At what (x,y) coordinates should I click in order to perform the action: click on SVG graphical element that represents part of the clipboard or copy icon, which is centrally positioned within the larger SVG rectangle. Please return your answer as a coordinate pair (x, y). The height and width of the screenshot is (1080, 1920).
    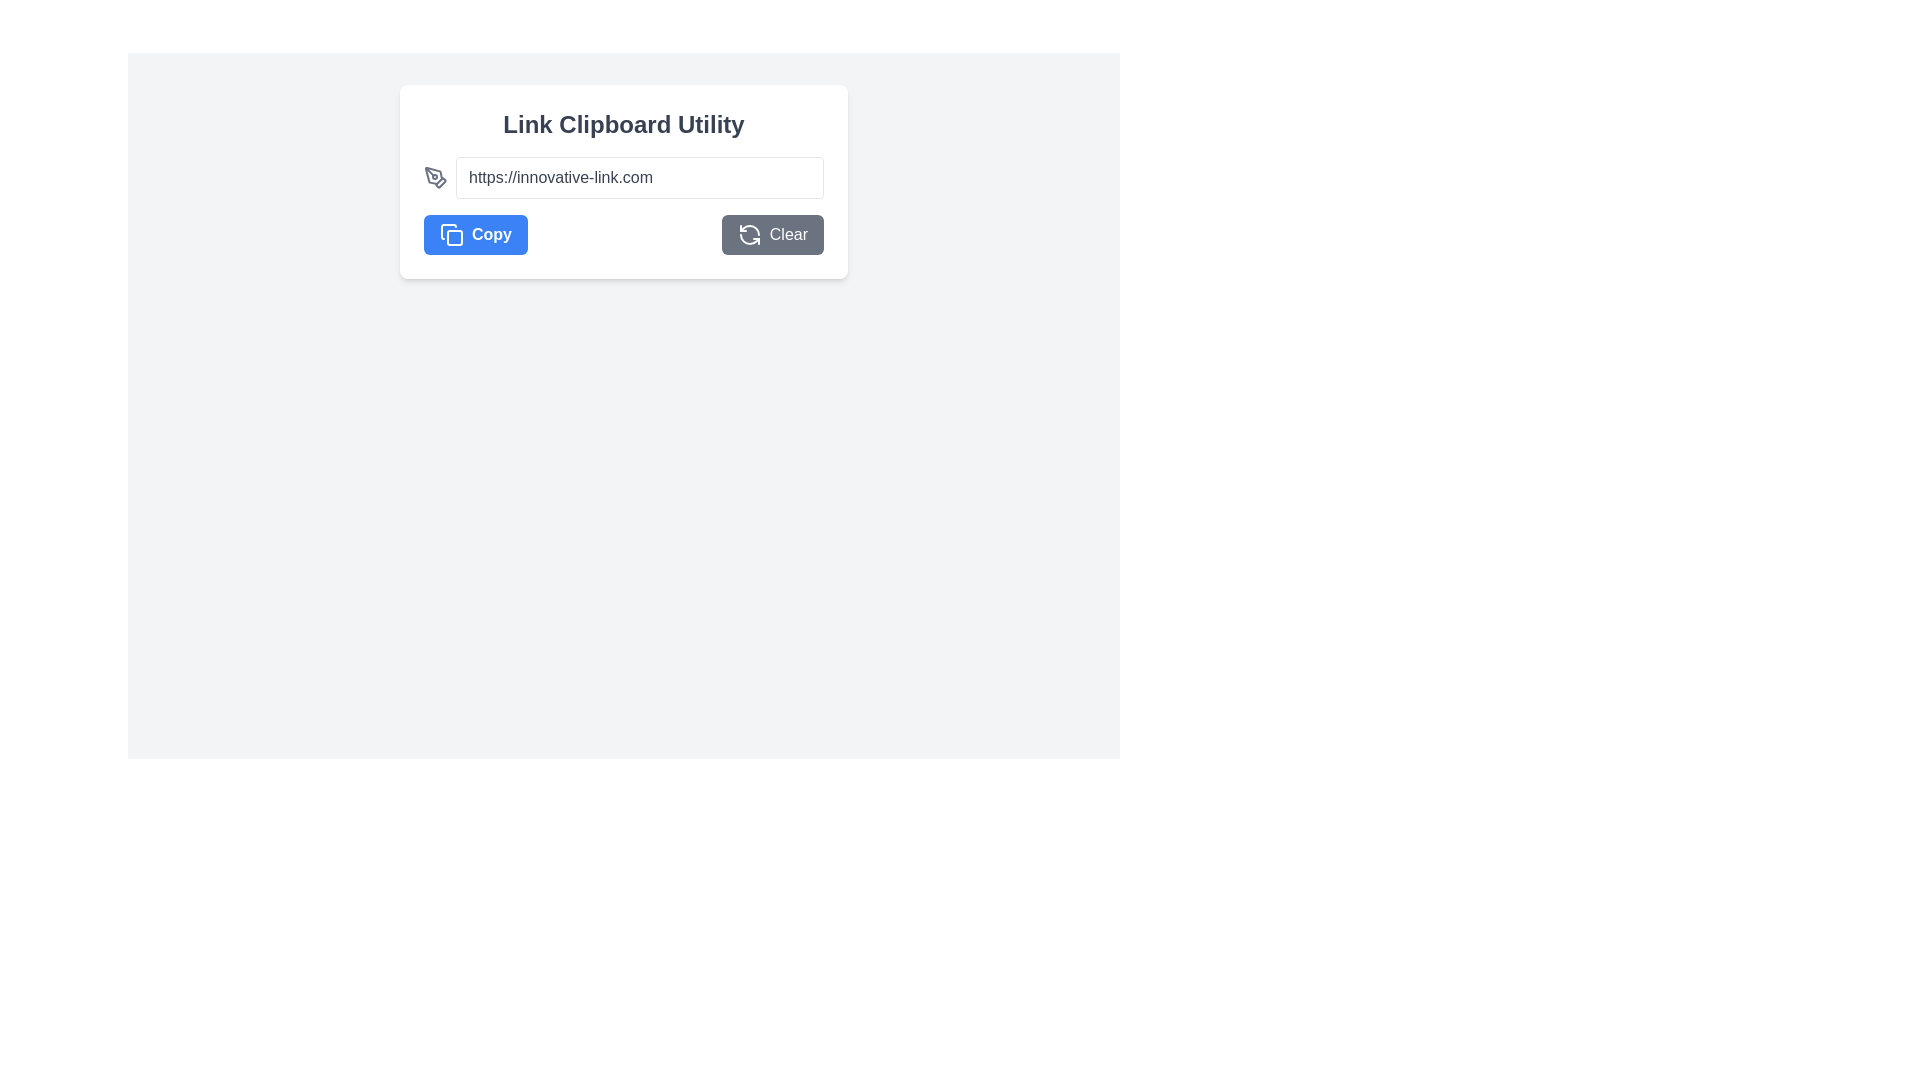
    Looking at the image, I should click on (454, 237).